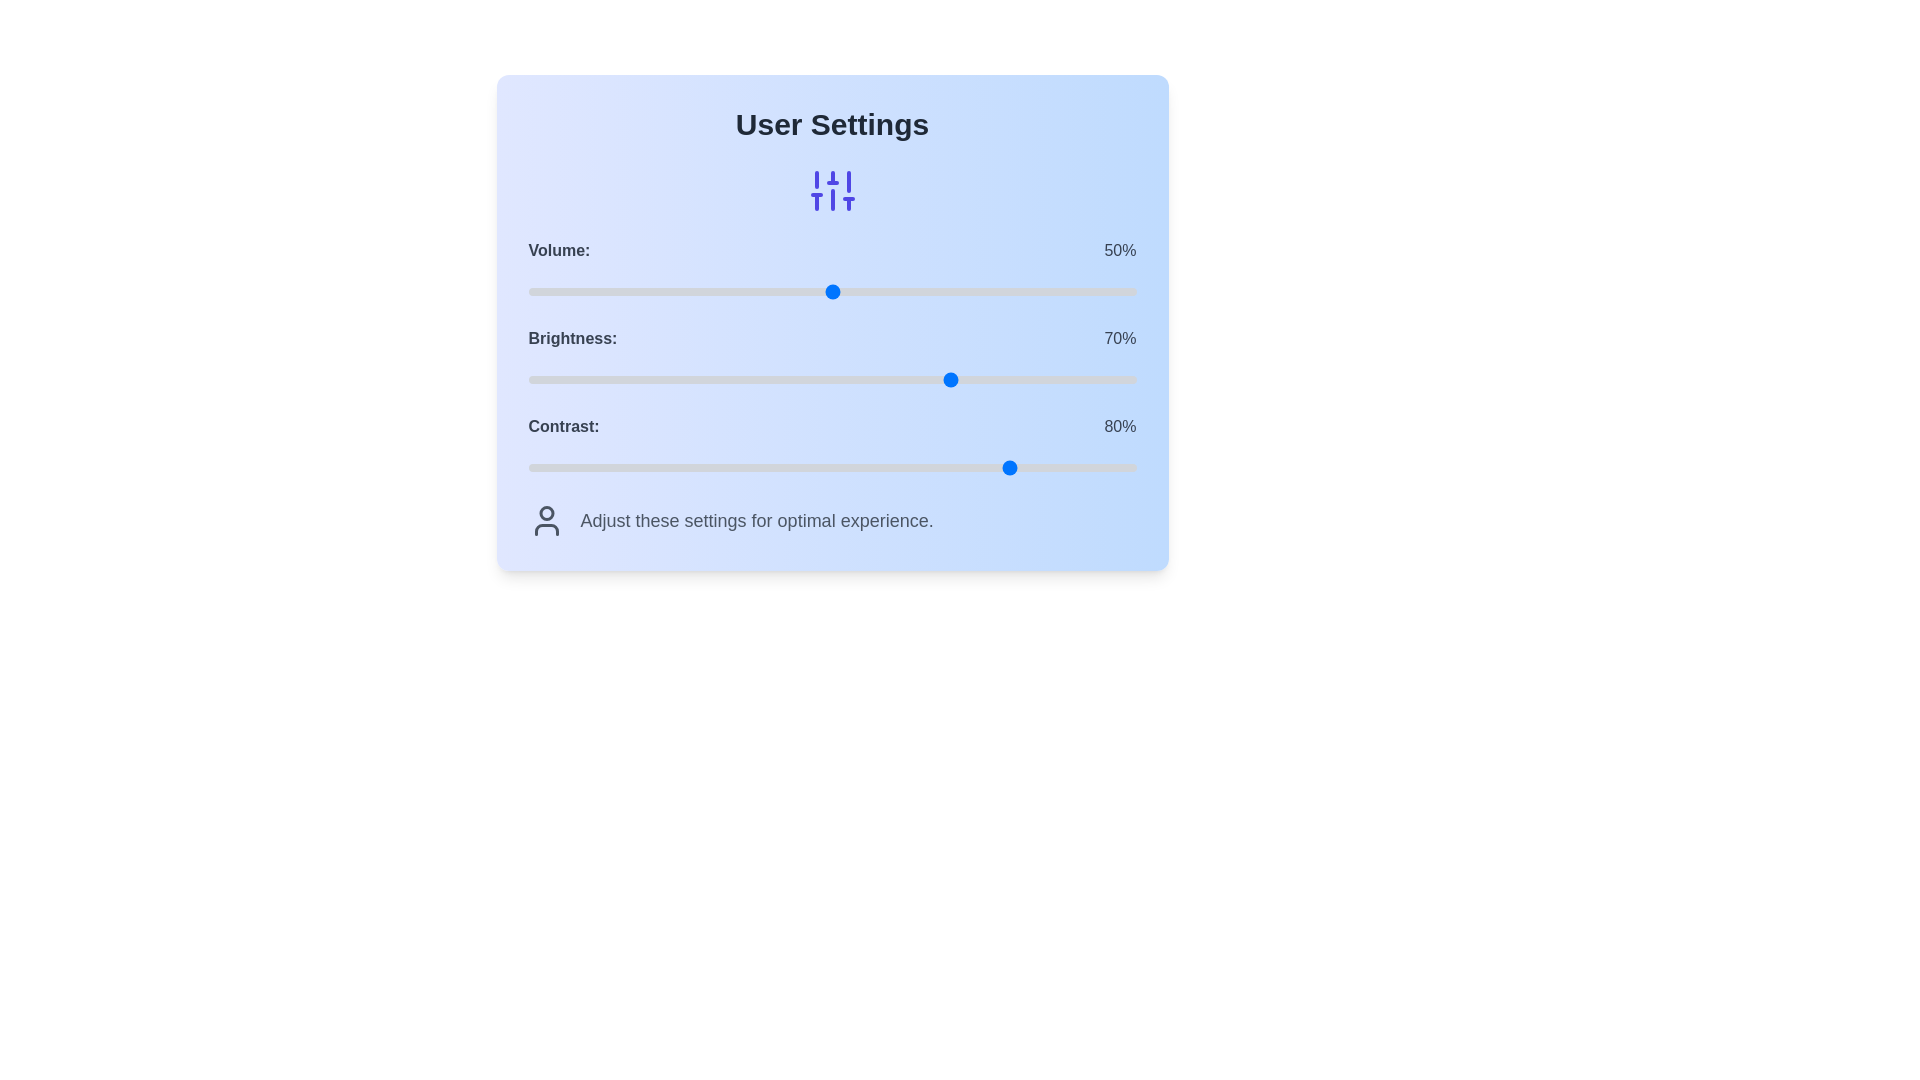  What do you see at coordinates (1008, 380) in the screenshot?
I see `the brightness level` at bounding box center [1008, 380].